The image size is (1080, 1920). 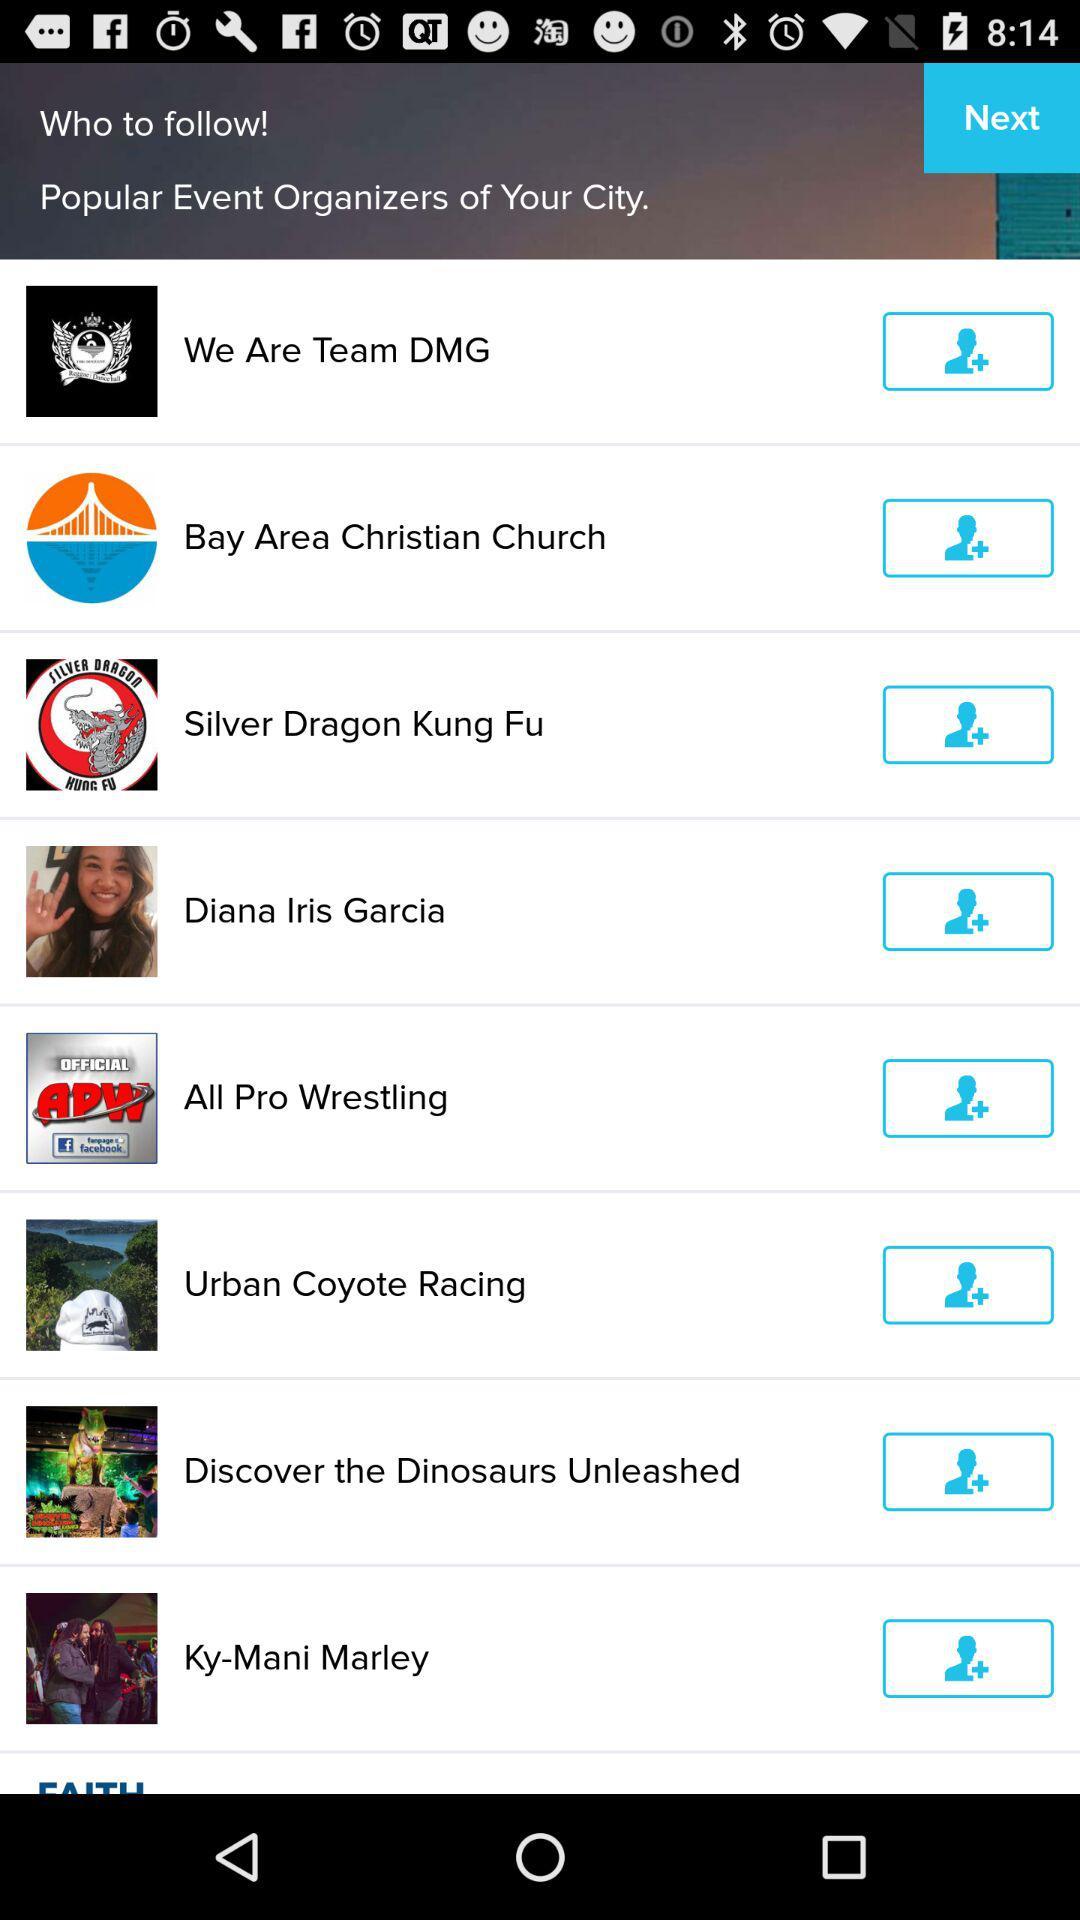 What do you see at coordinates (519, 723) in the screenshot?
I see `app below the bay area christian` at bounding box center [519, 723].